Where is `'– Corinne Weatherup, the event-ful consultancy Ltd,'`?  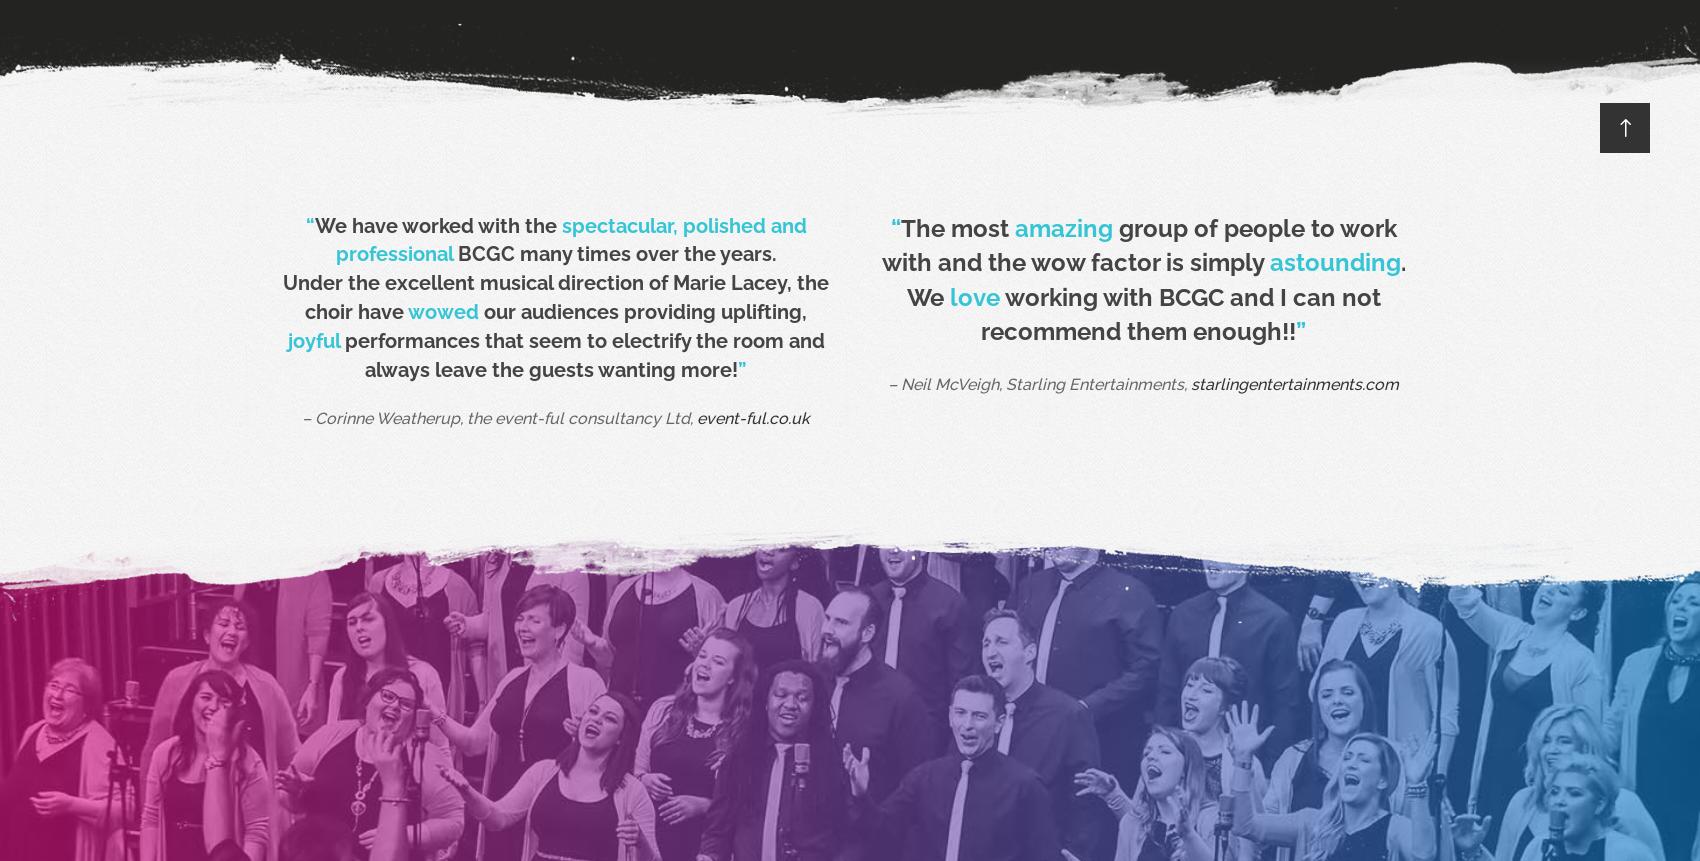
'– Corinne Weatherup, the event-ful consultancy Ltd,' is located at coordinates (301, 418).